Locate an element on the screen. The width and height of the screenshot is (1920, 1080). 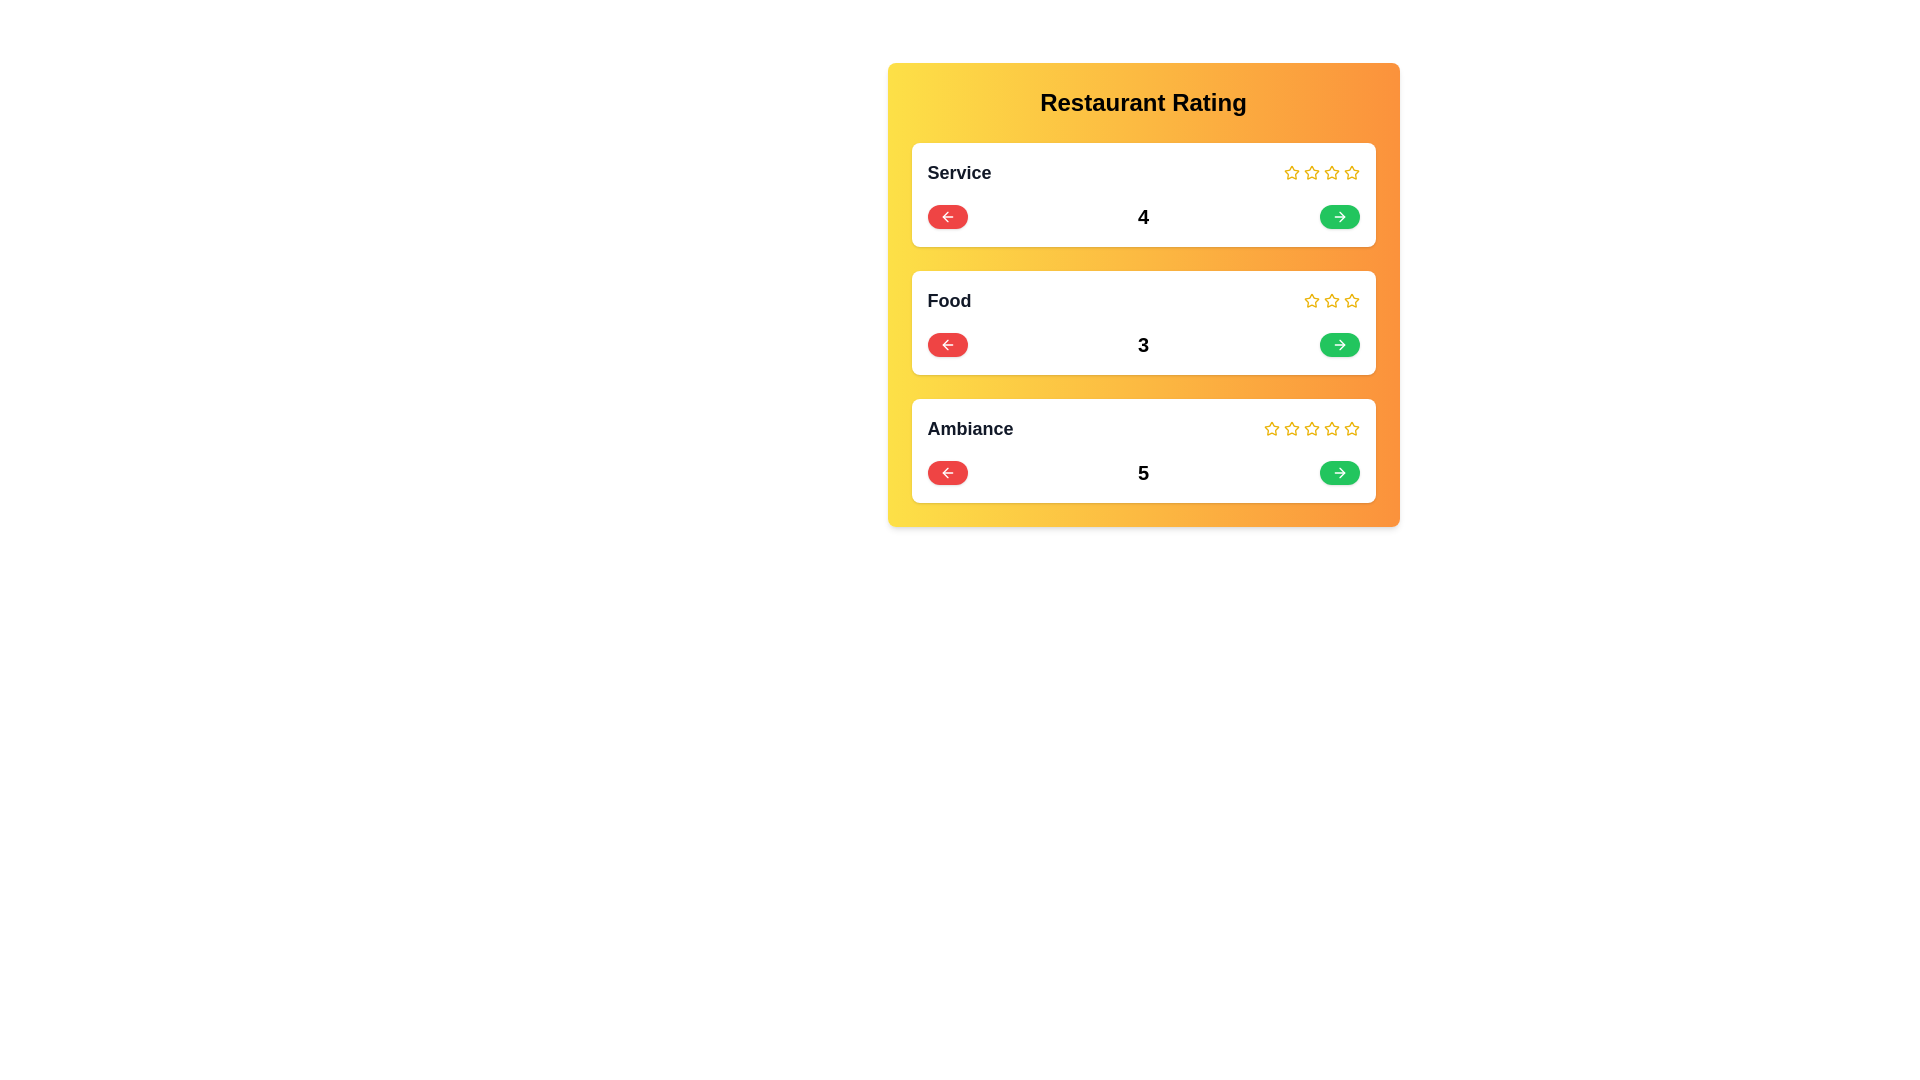
the first star icon in the rating system, which is yellowish-orange and styled with a sharp geometric design is located at coordinates (1311, 171).